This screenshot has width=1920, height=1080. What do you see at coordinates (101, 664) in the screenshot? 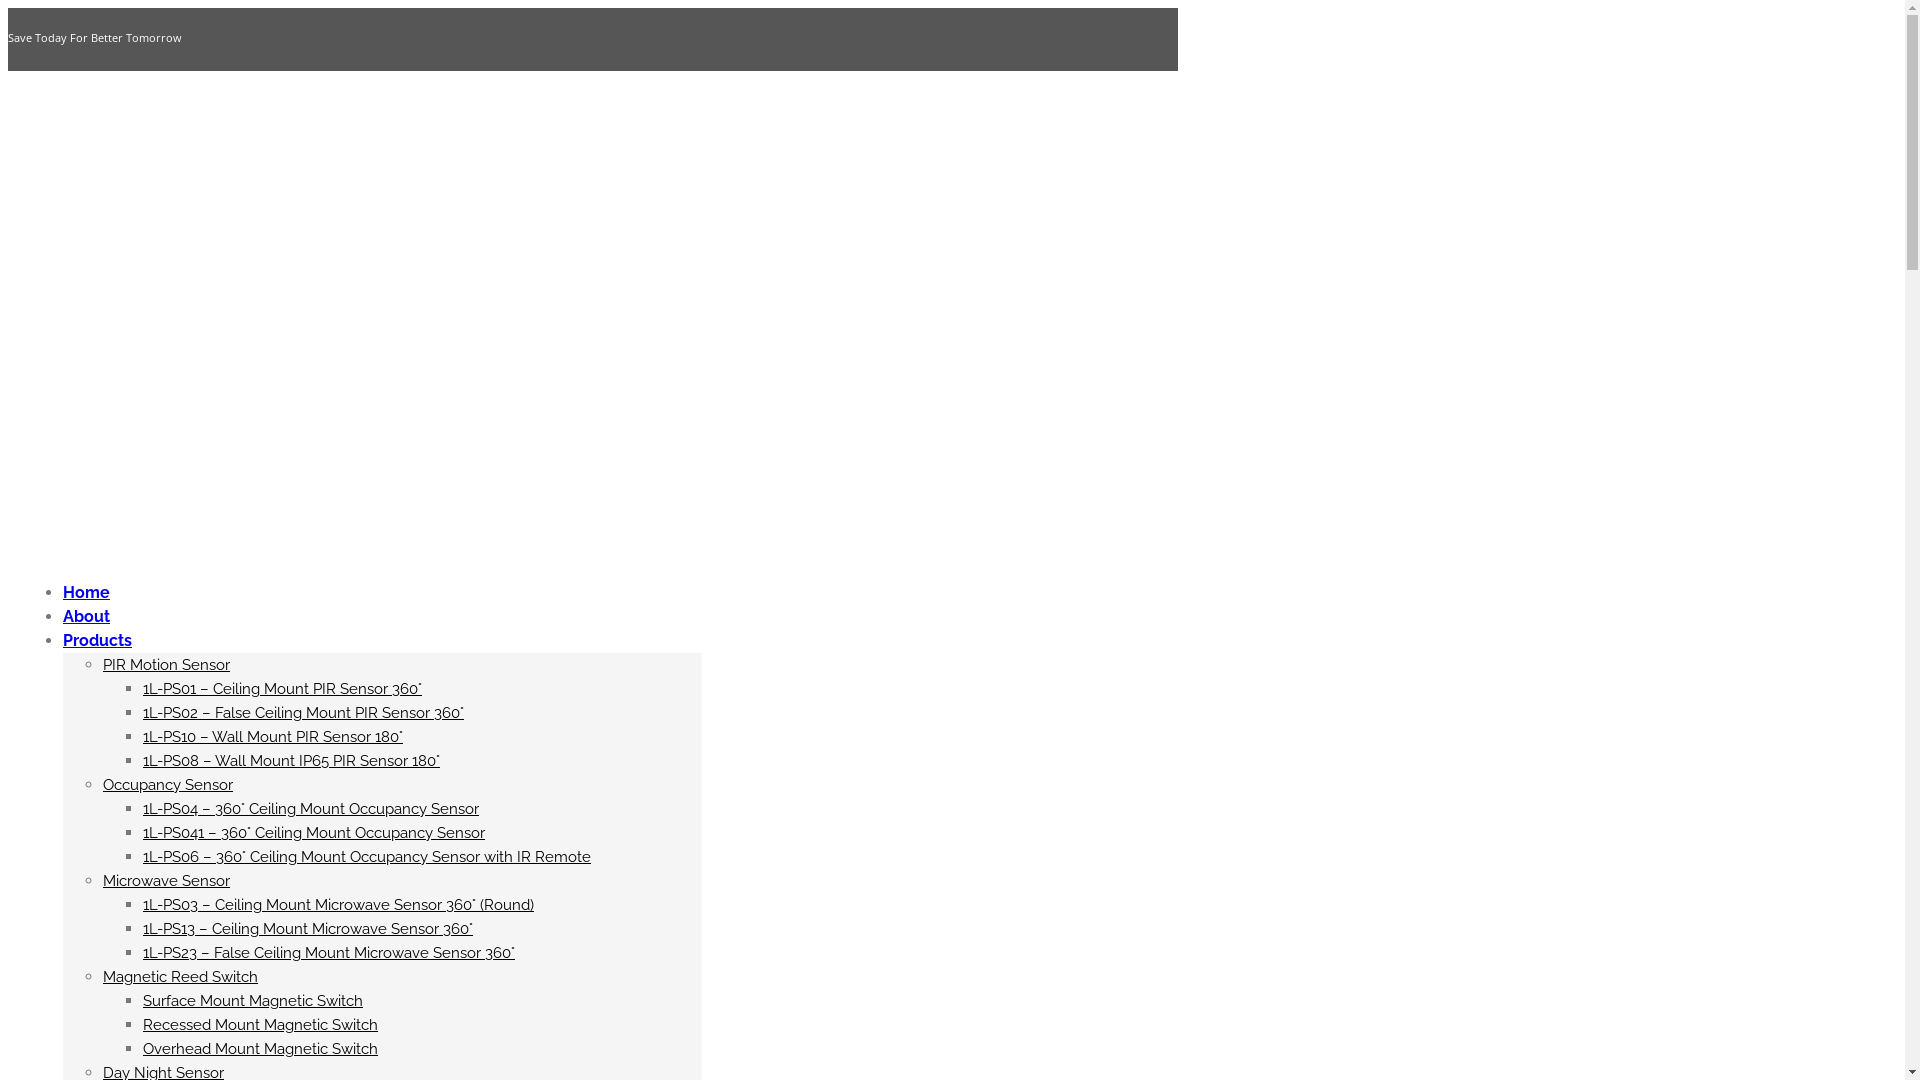
I see `'PIR Motion Sensor'` at bounding box center [101, 664].